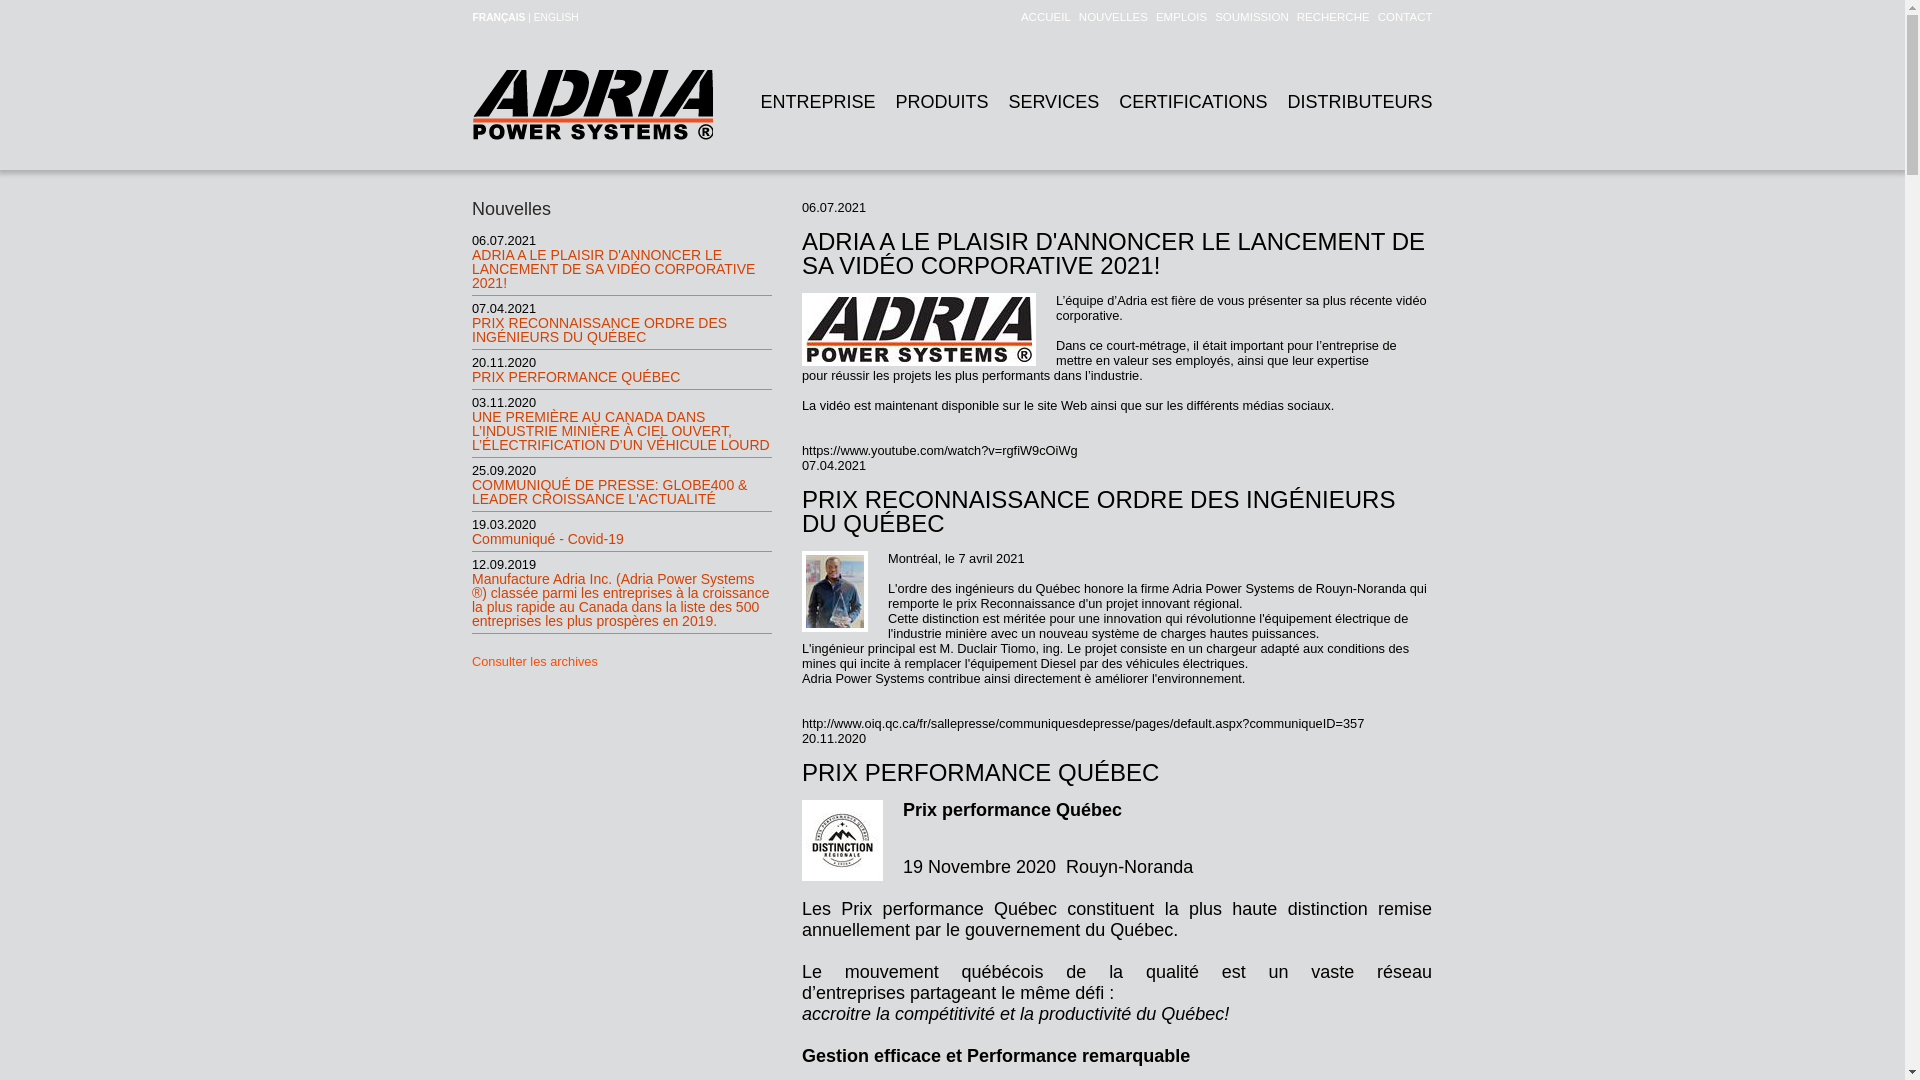 The image size is (1920, 1080). What do you see at coordinates (1040, 16) in the screenshot?
I see `'ACCUEIL'` at bounding box center [1040, 16].